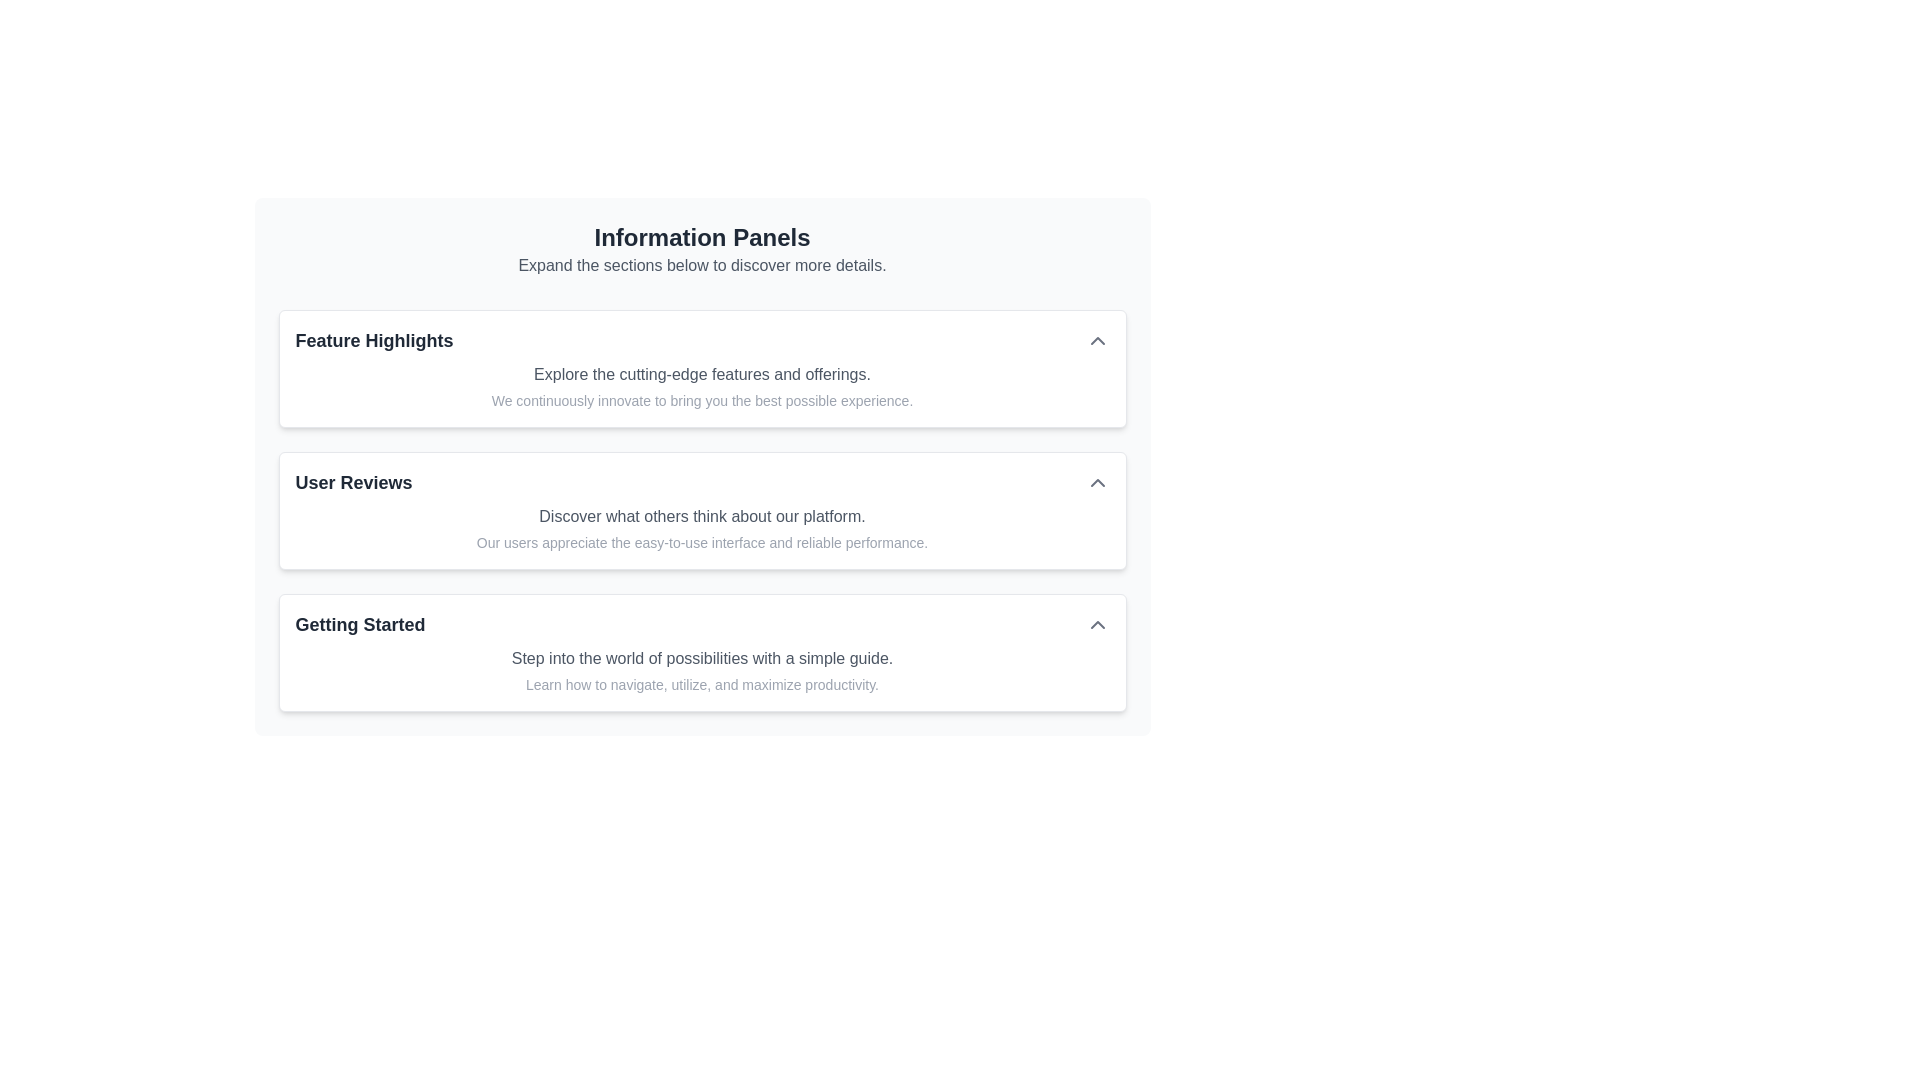 This screenshot has height=1080, width=1920. I want to click on the chevron arrow located on the right side of the 'Getting Started' section header, so click(1096, 623).